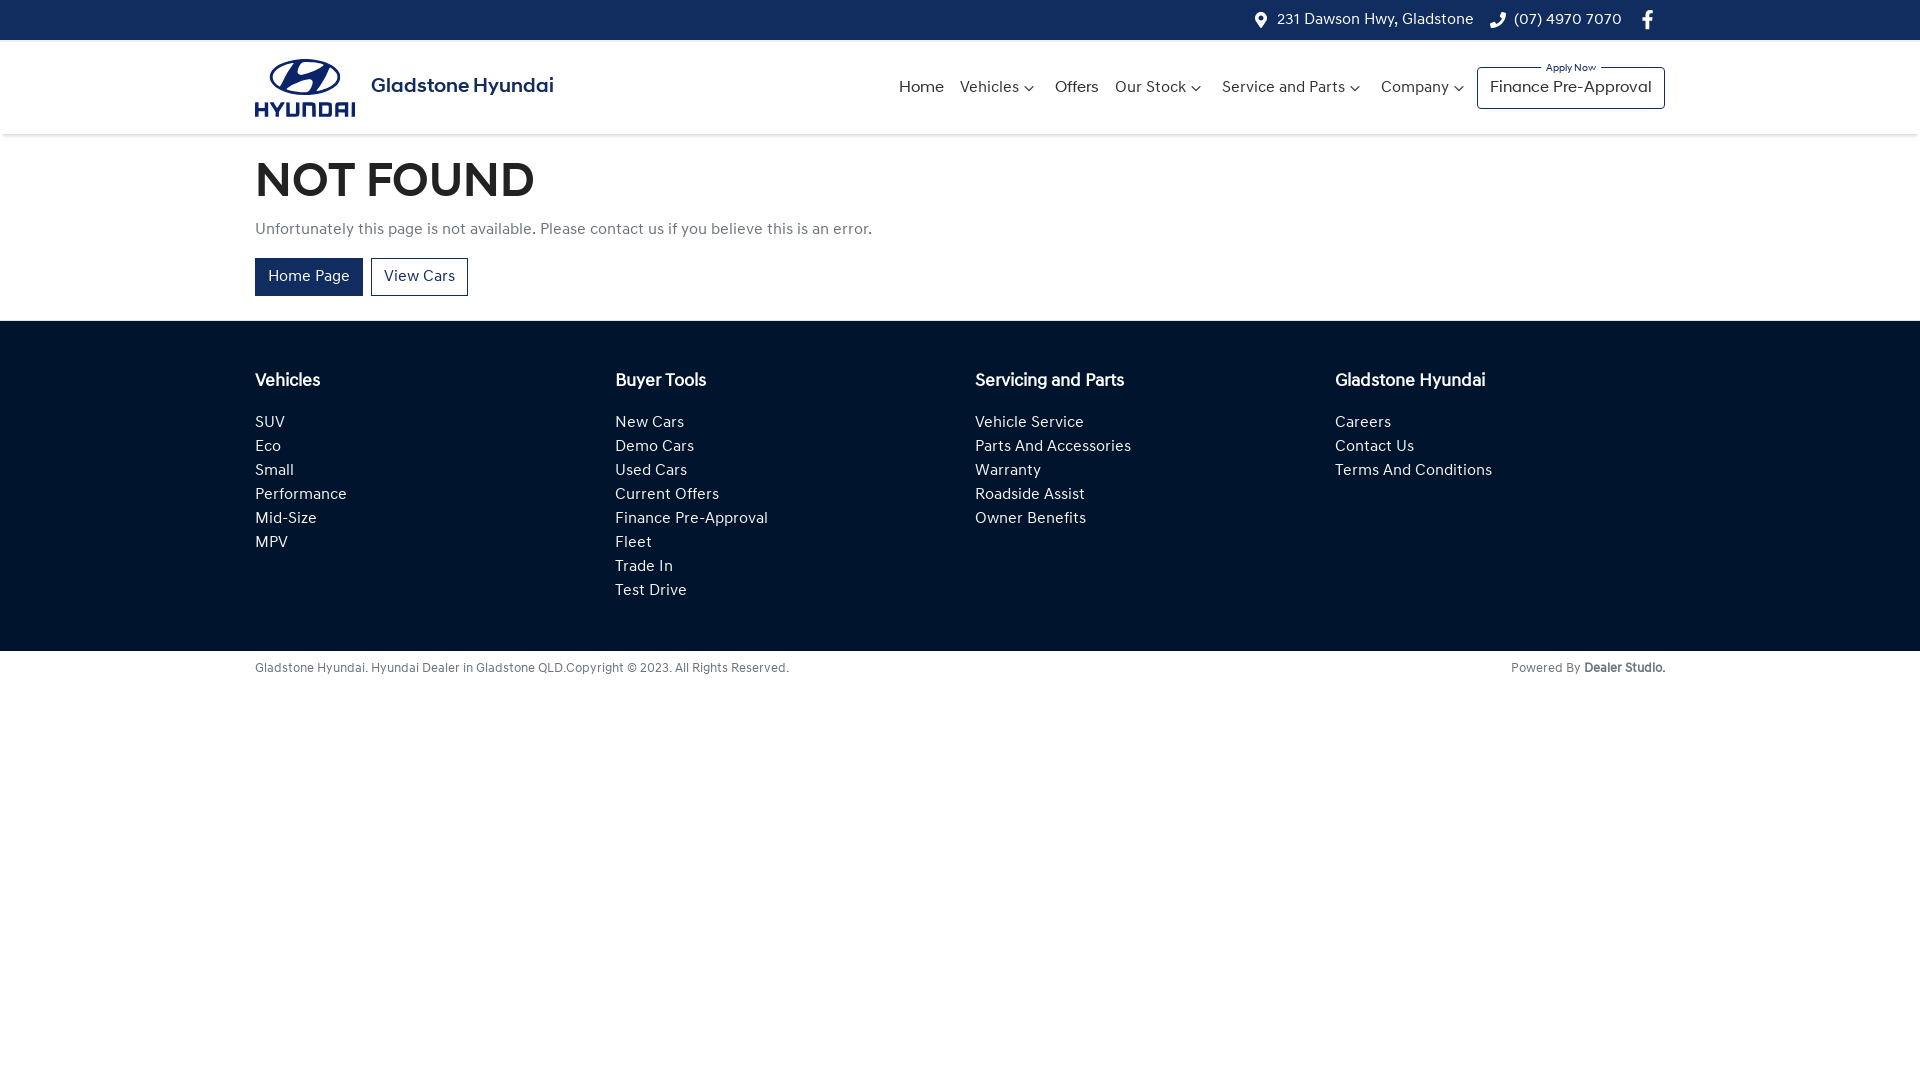  Describe the element at coordinates (1569, 87) in the screenshot. I see `'Finance Pre-Approval'` at that location.